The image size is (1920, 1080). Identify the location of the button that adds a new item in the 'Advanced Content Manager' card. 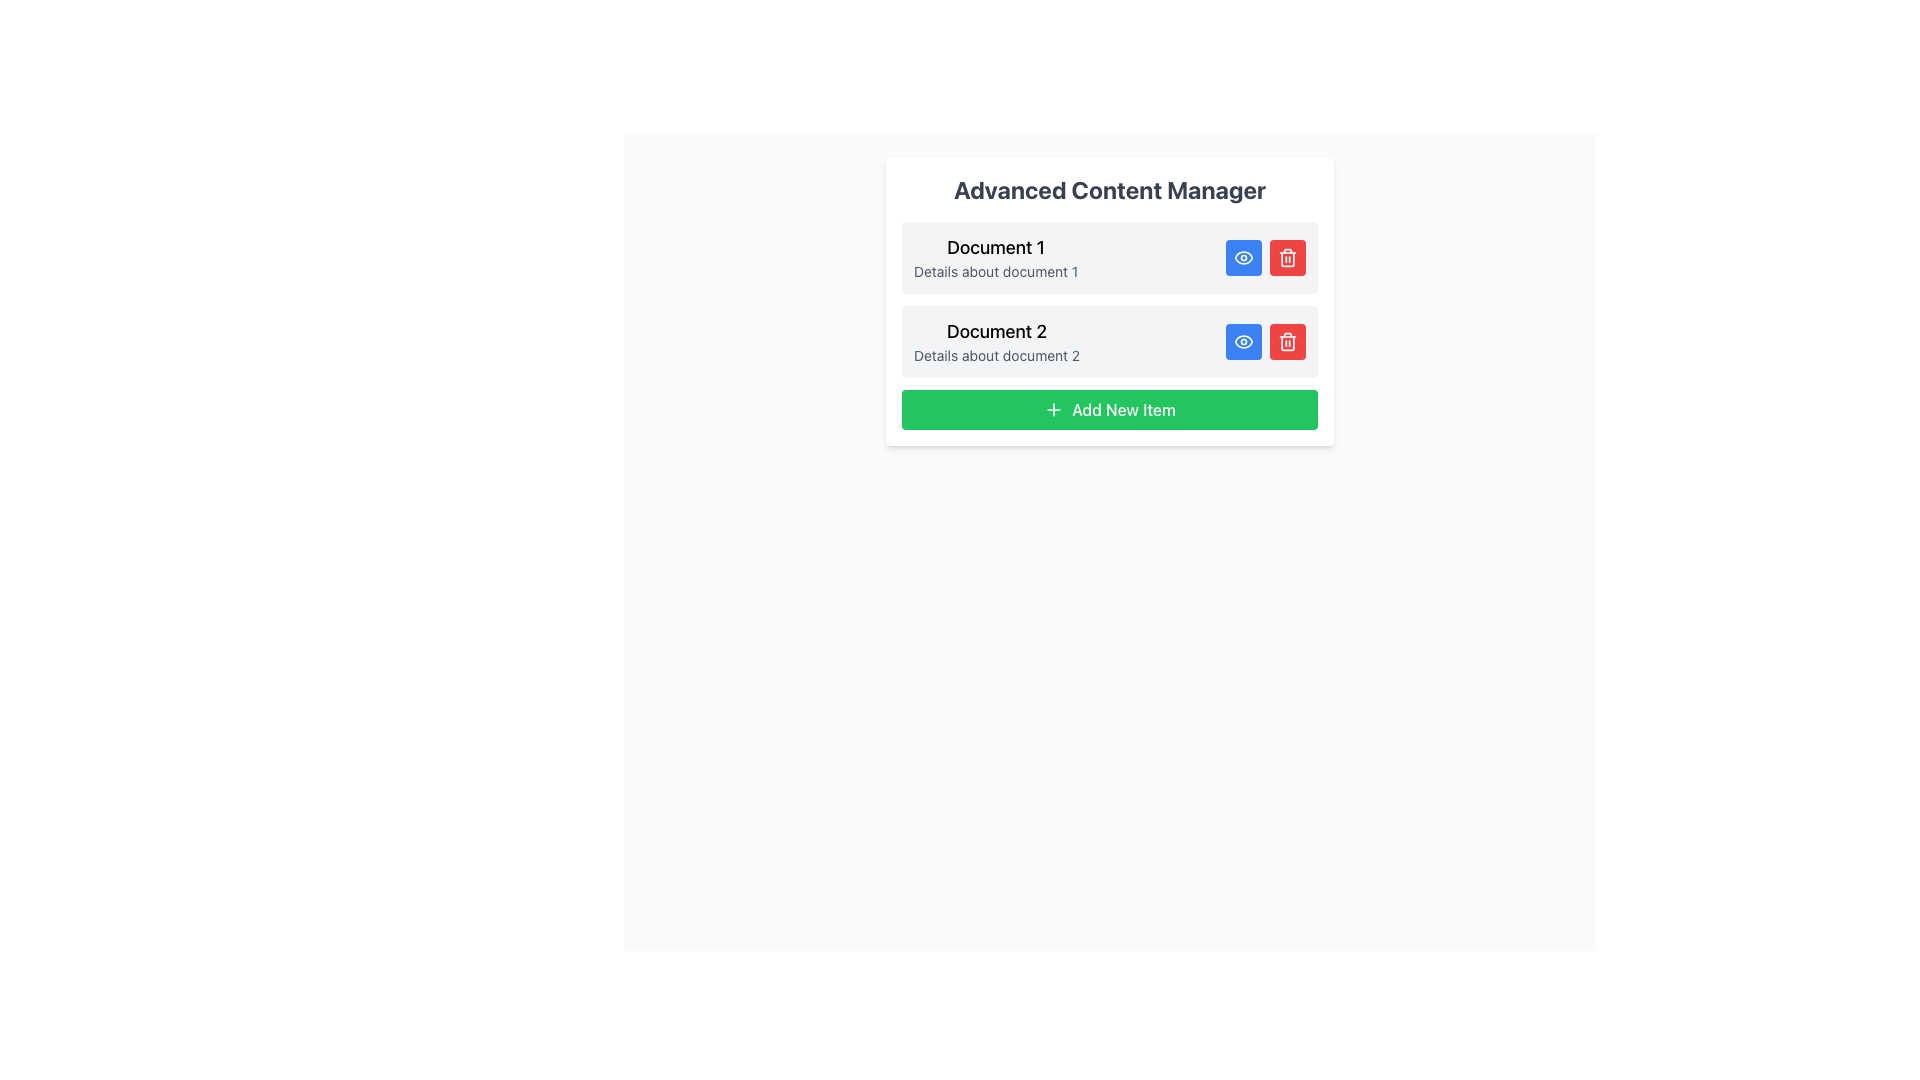
(1108, 408).